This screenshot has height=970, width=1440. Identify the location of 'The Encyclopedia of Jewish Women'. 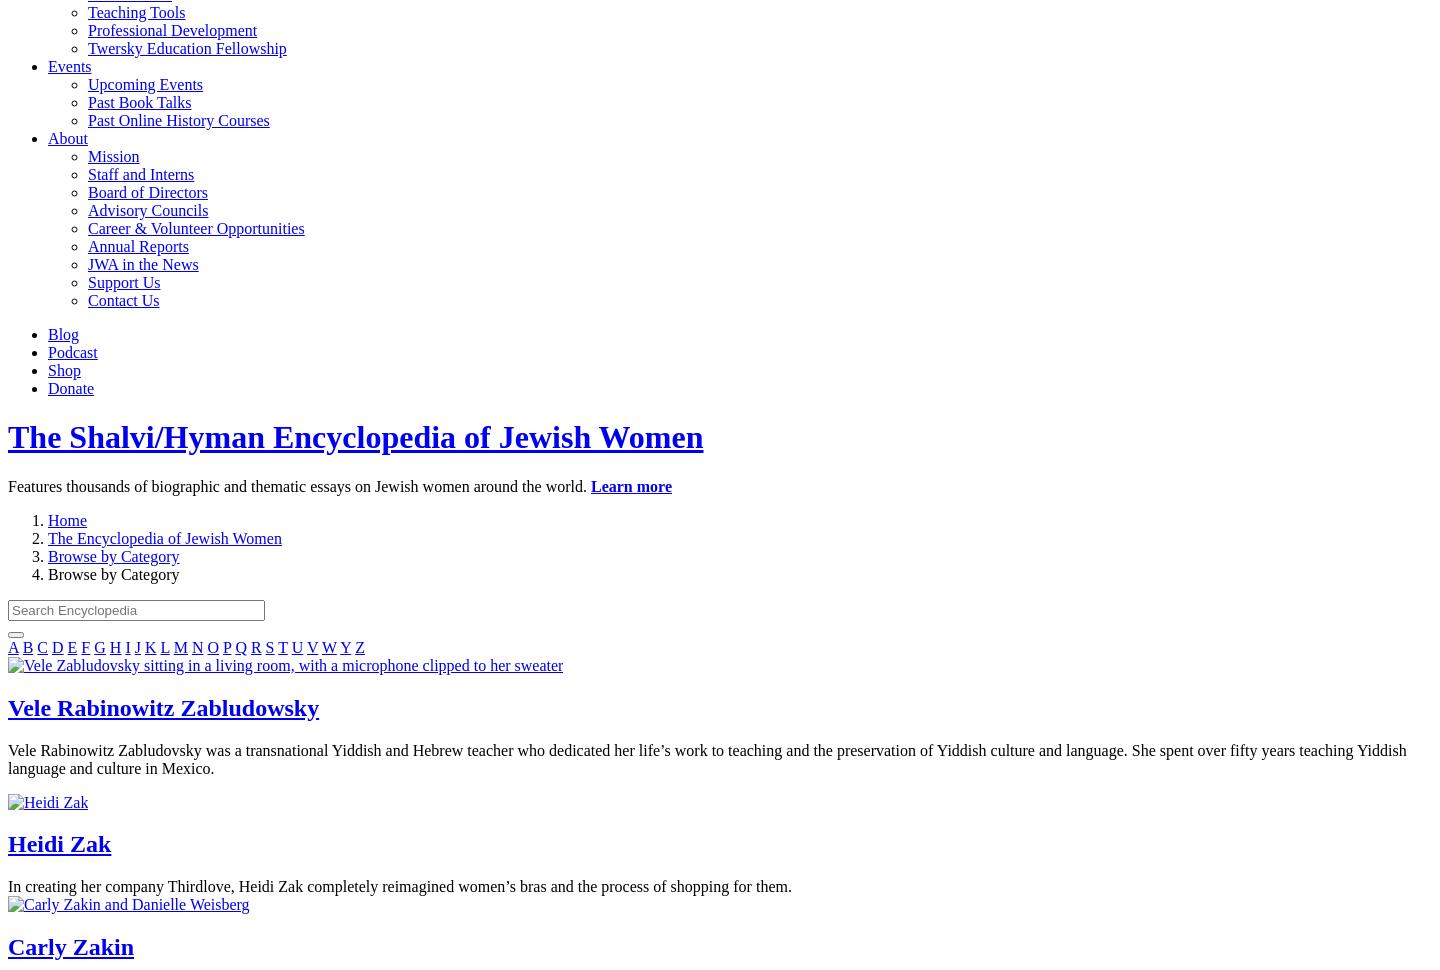
(163, 536).